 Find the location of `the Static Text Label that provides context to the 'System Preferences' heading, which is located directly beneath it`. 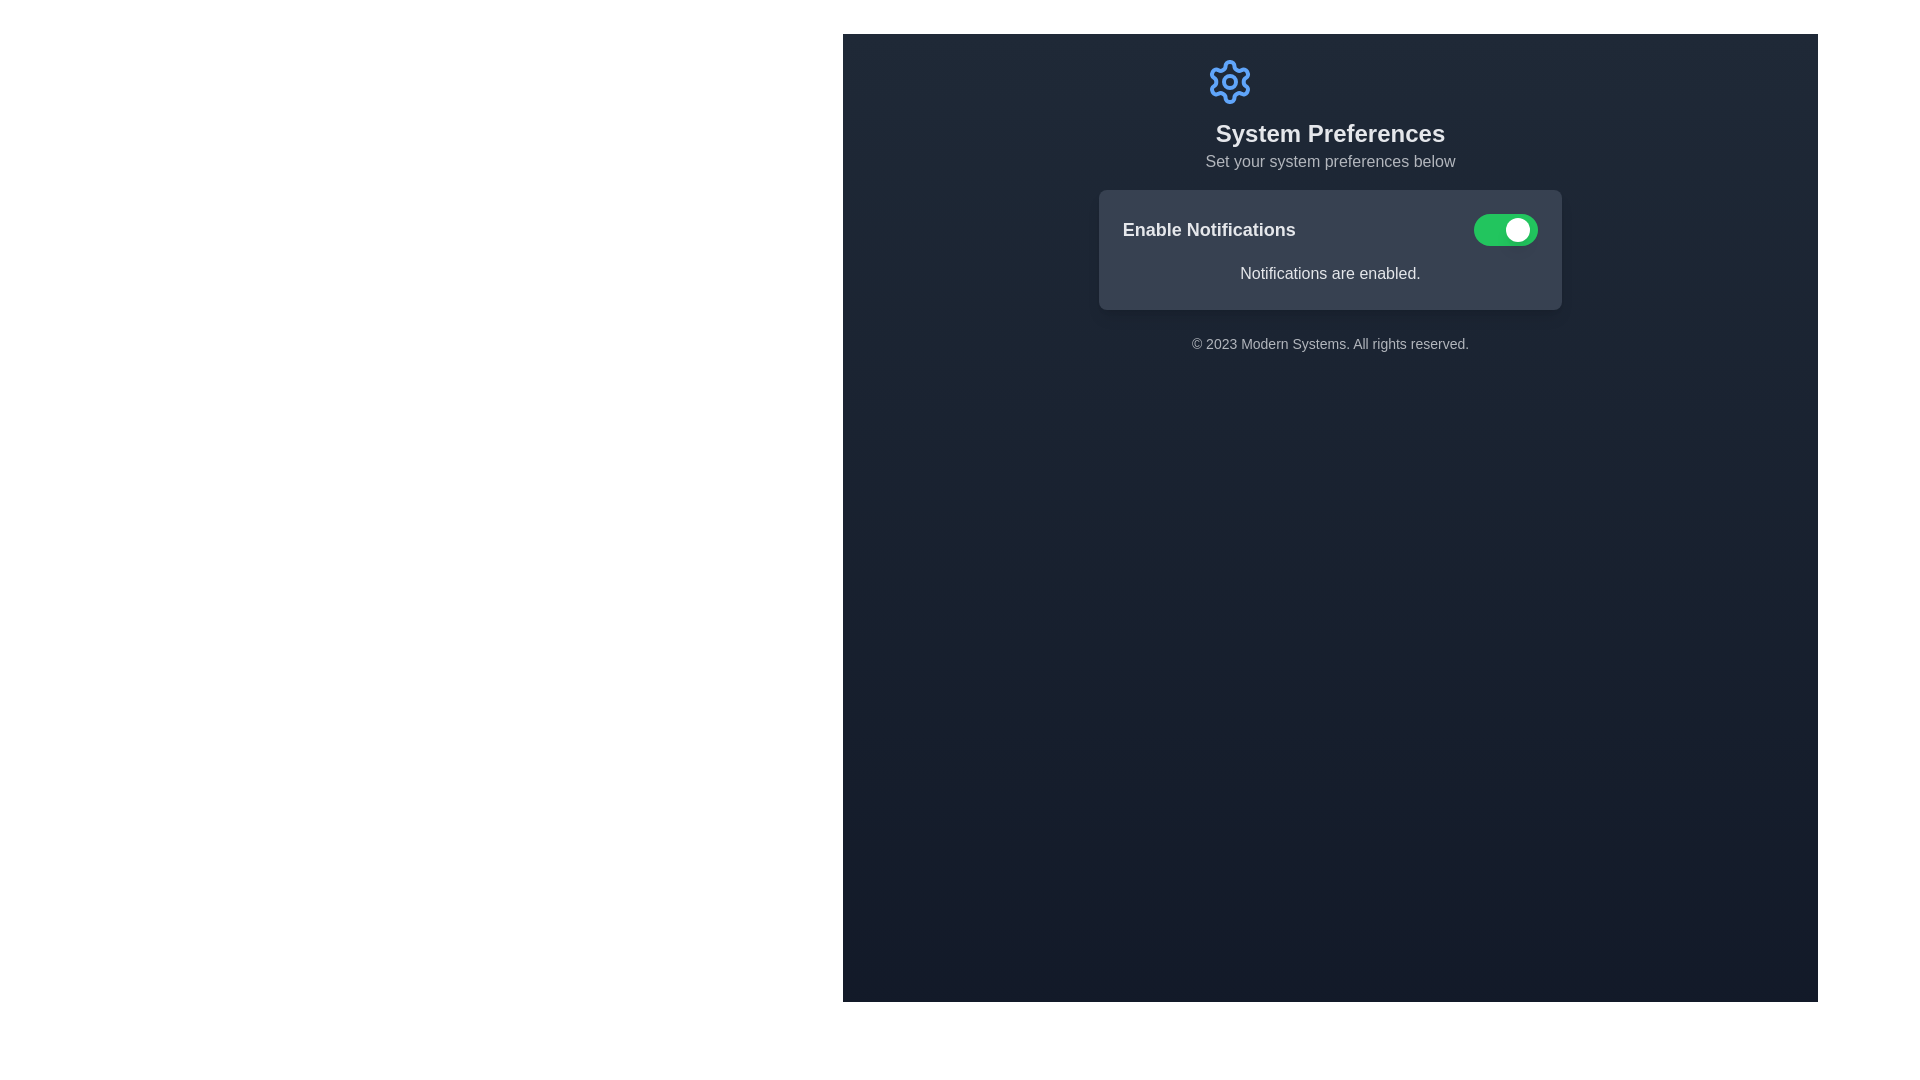

the Static Text Label that provides context to the 'System Preferences' heading, which is located directly beneath it is located at coordinates (1330, 161).